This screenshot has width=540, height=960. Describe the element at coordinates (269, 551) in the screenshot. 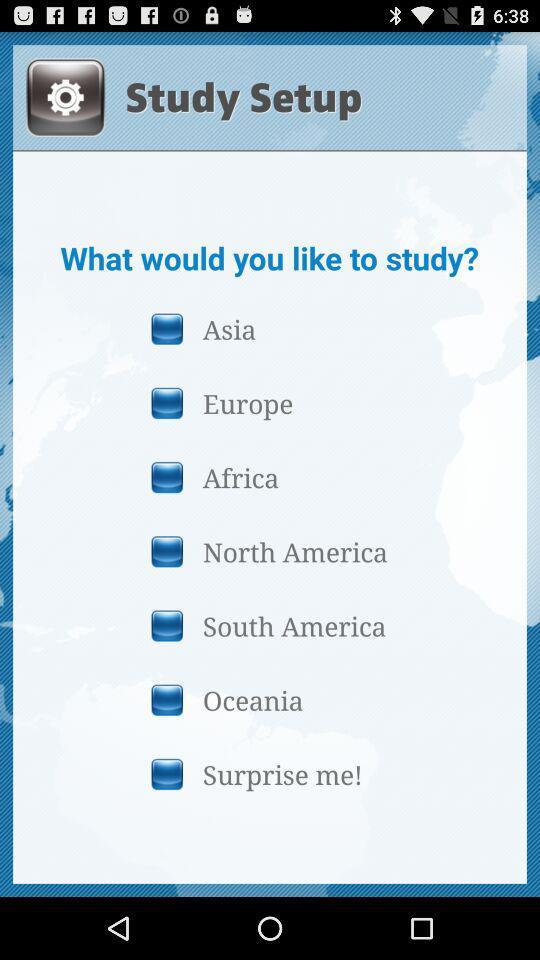

I see `the north america` at that location.